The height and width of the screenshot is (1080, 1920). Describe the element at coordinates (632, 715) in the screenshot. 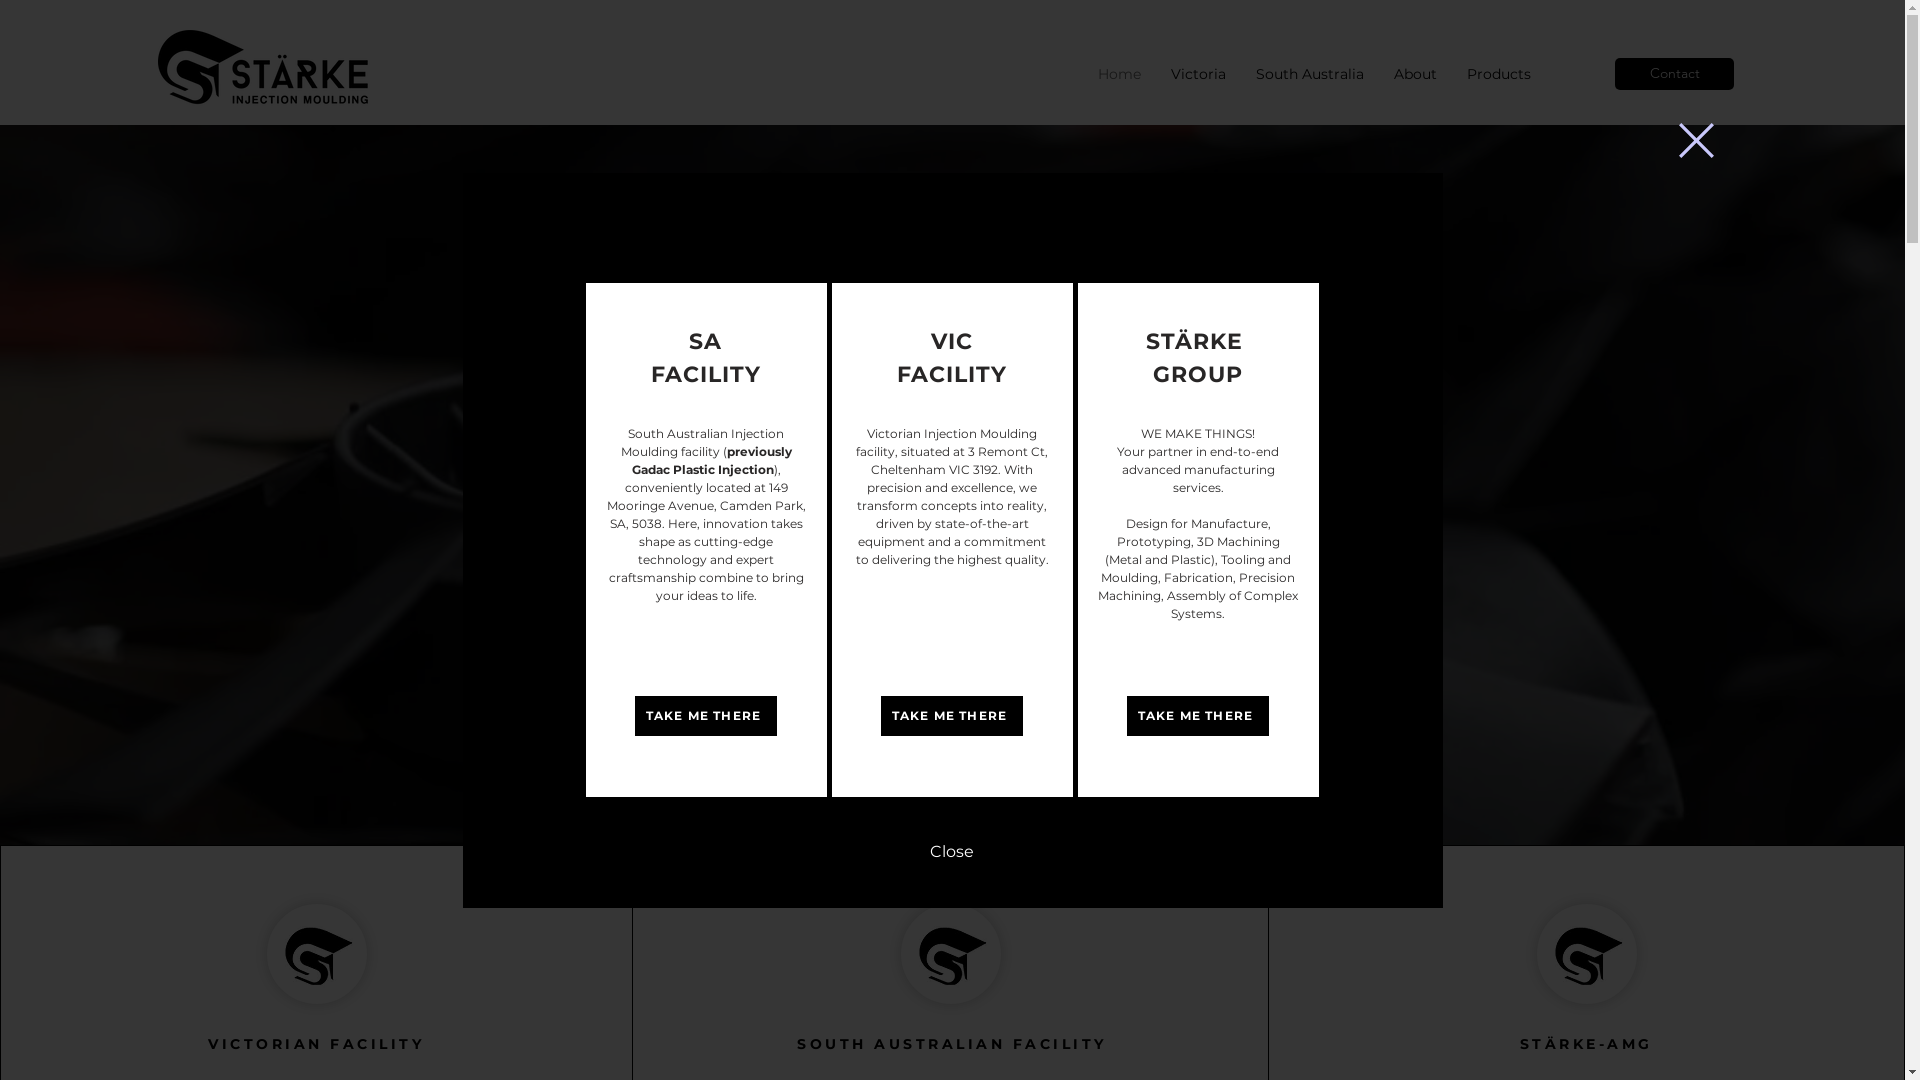

I see `'TAKE ME THERE'` at that location.